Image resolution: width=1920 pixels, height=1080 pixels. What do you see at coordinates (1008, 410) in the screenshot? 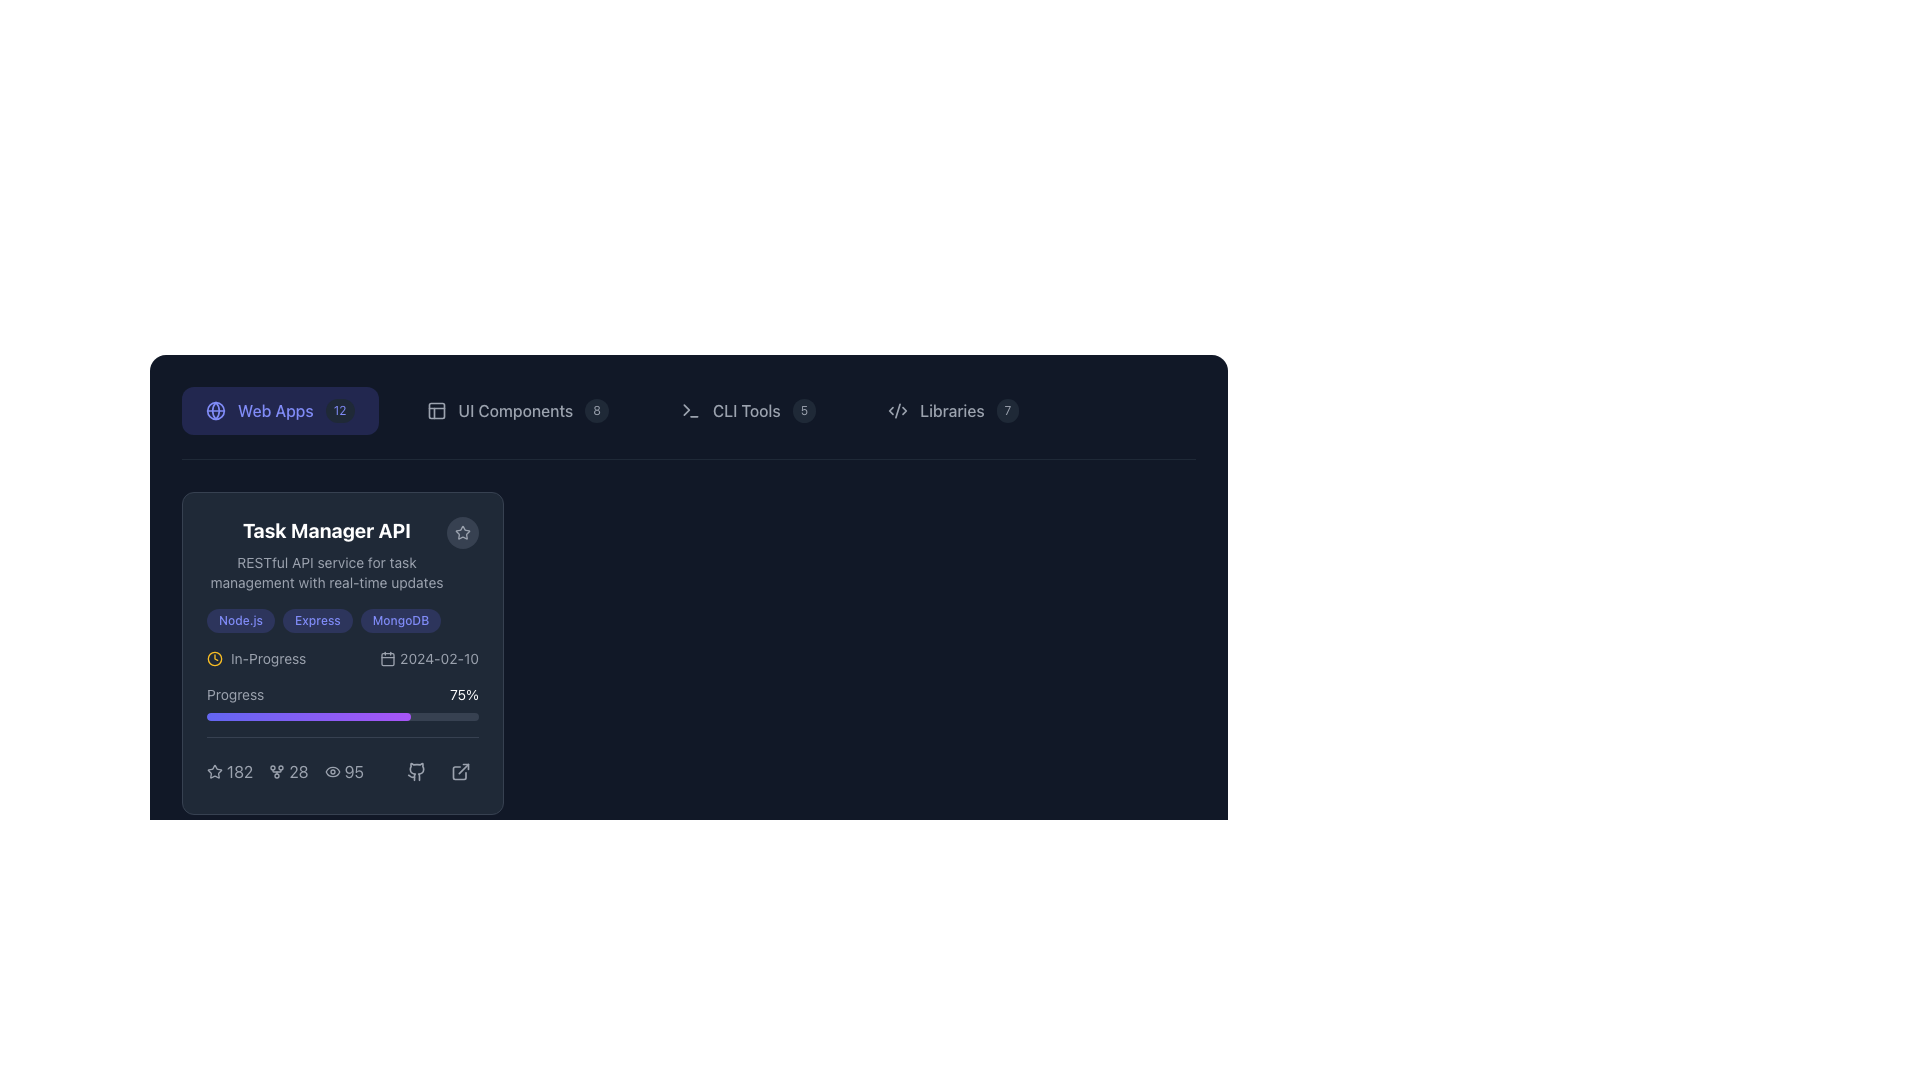
I see `the small badge displaying the number '7', which has a compact, rounded design and a gray background, located to the right of the 'Libraries' text in the navigation menu` at bounding box center [1008, 410].